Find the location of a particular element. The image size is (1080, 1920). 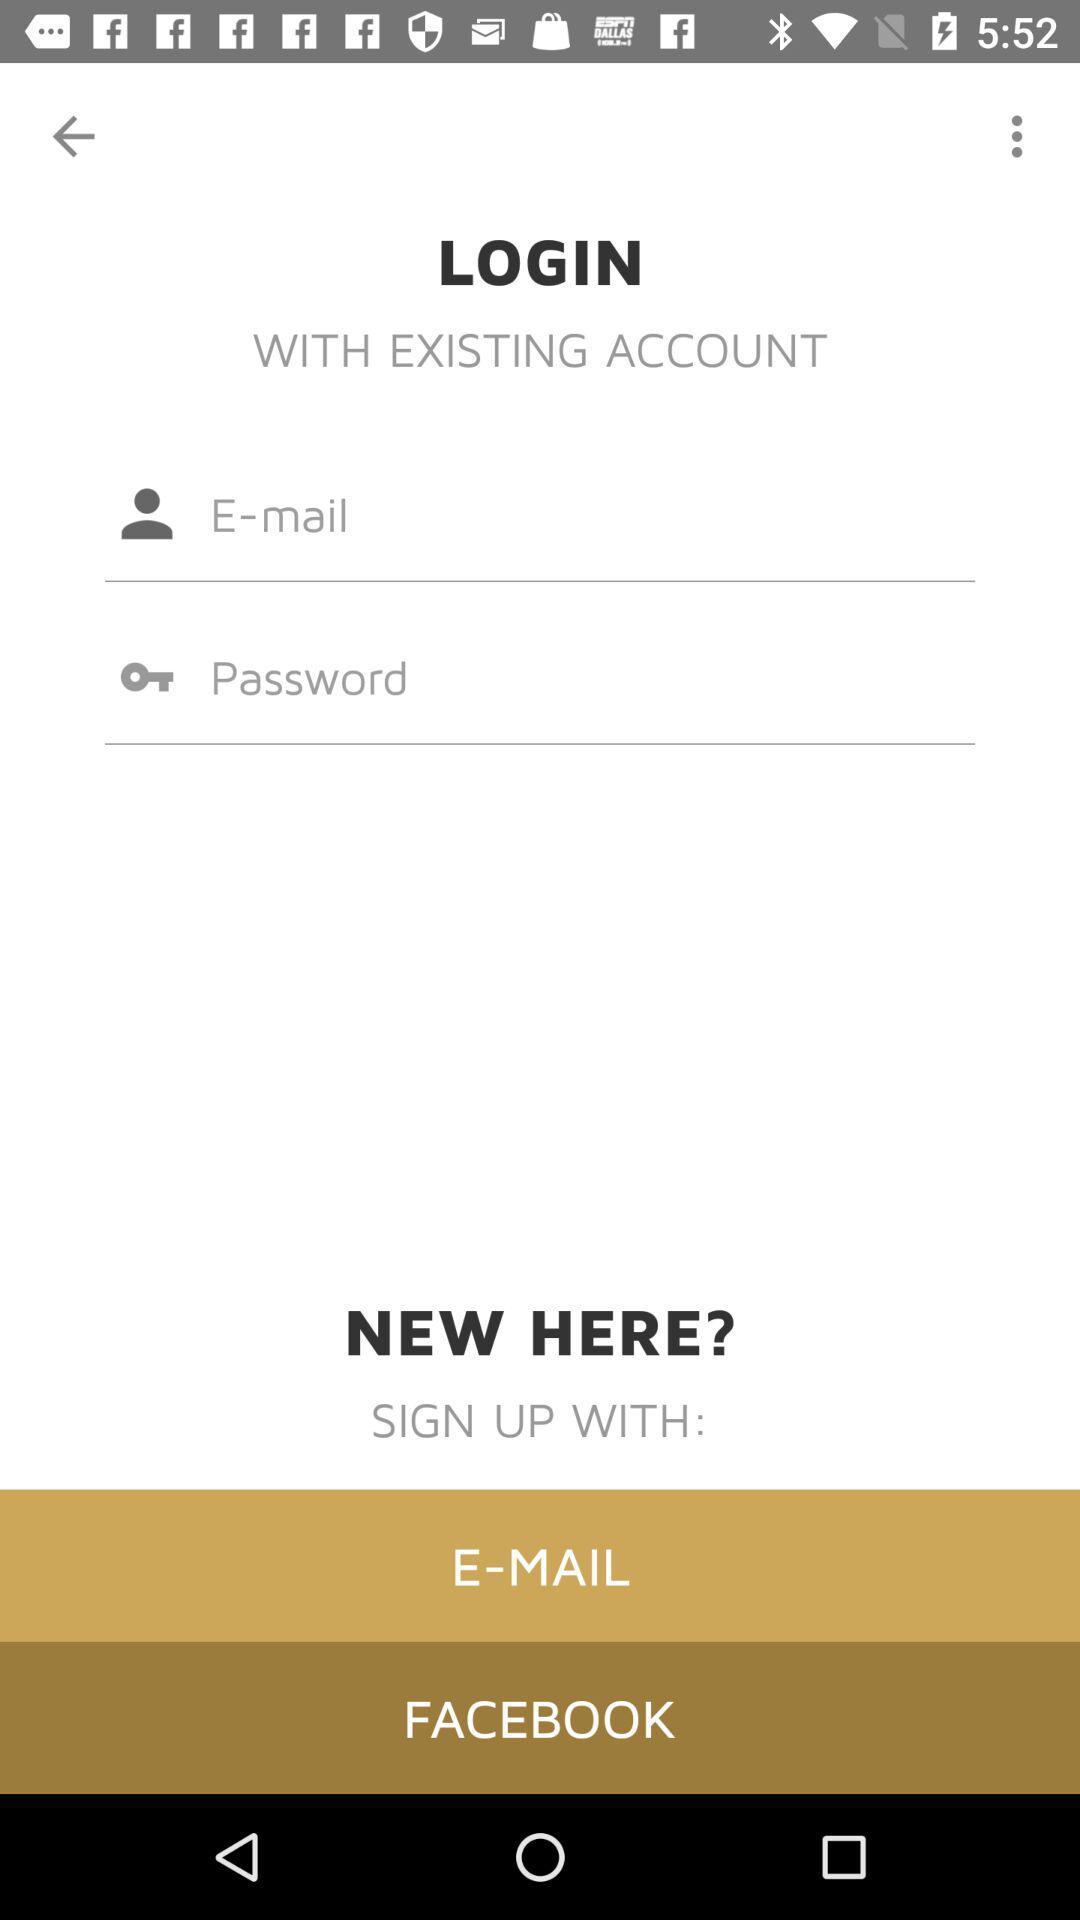

icon below sign up with: item is located at coordinates (540, 1564).